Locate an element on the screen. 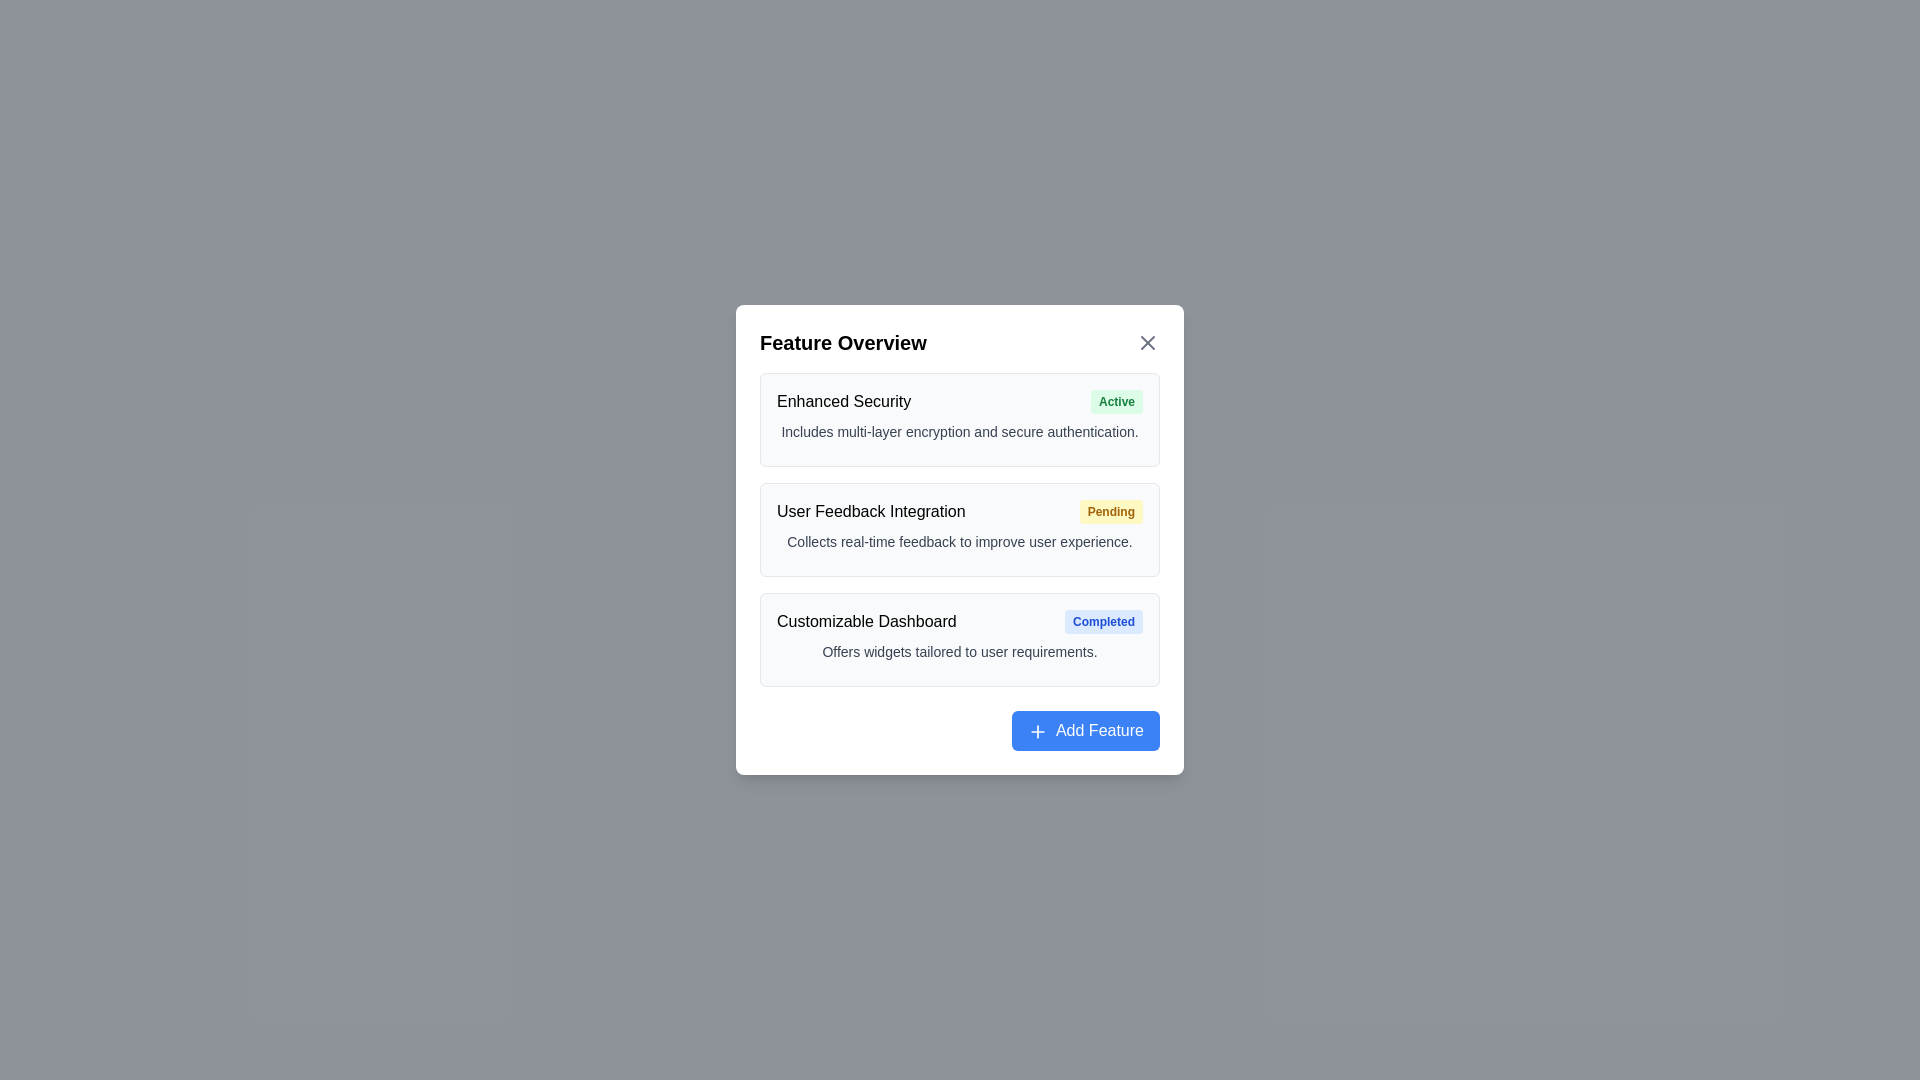 This screenshot has height=1080, width=1920. the button located at the bottom-right corner of the card layout is located at coordinates (960, 731).